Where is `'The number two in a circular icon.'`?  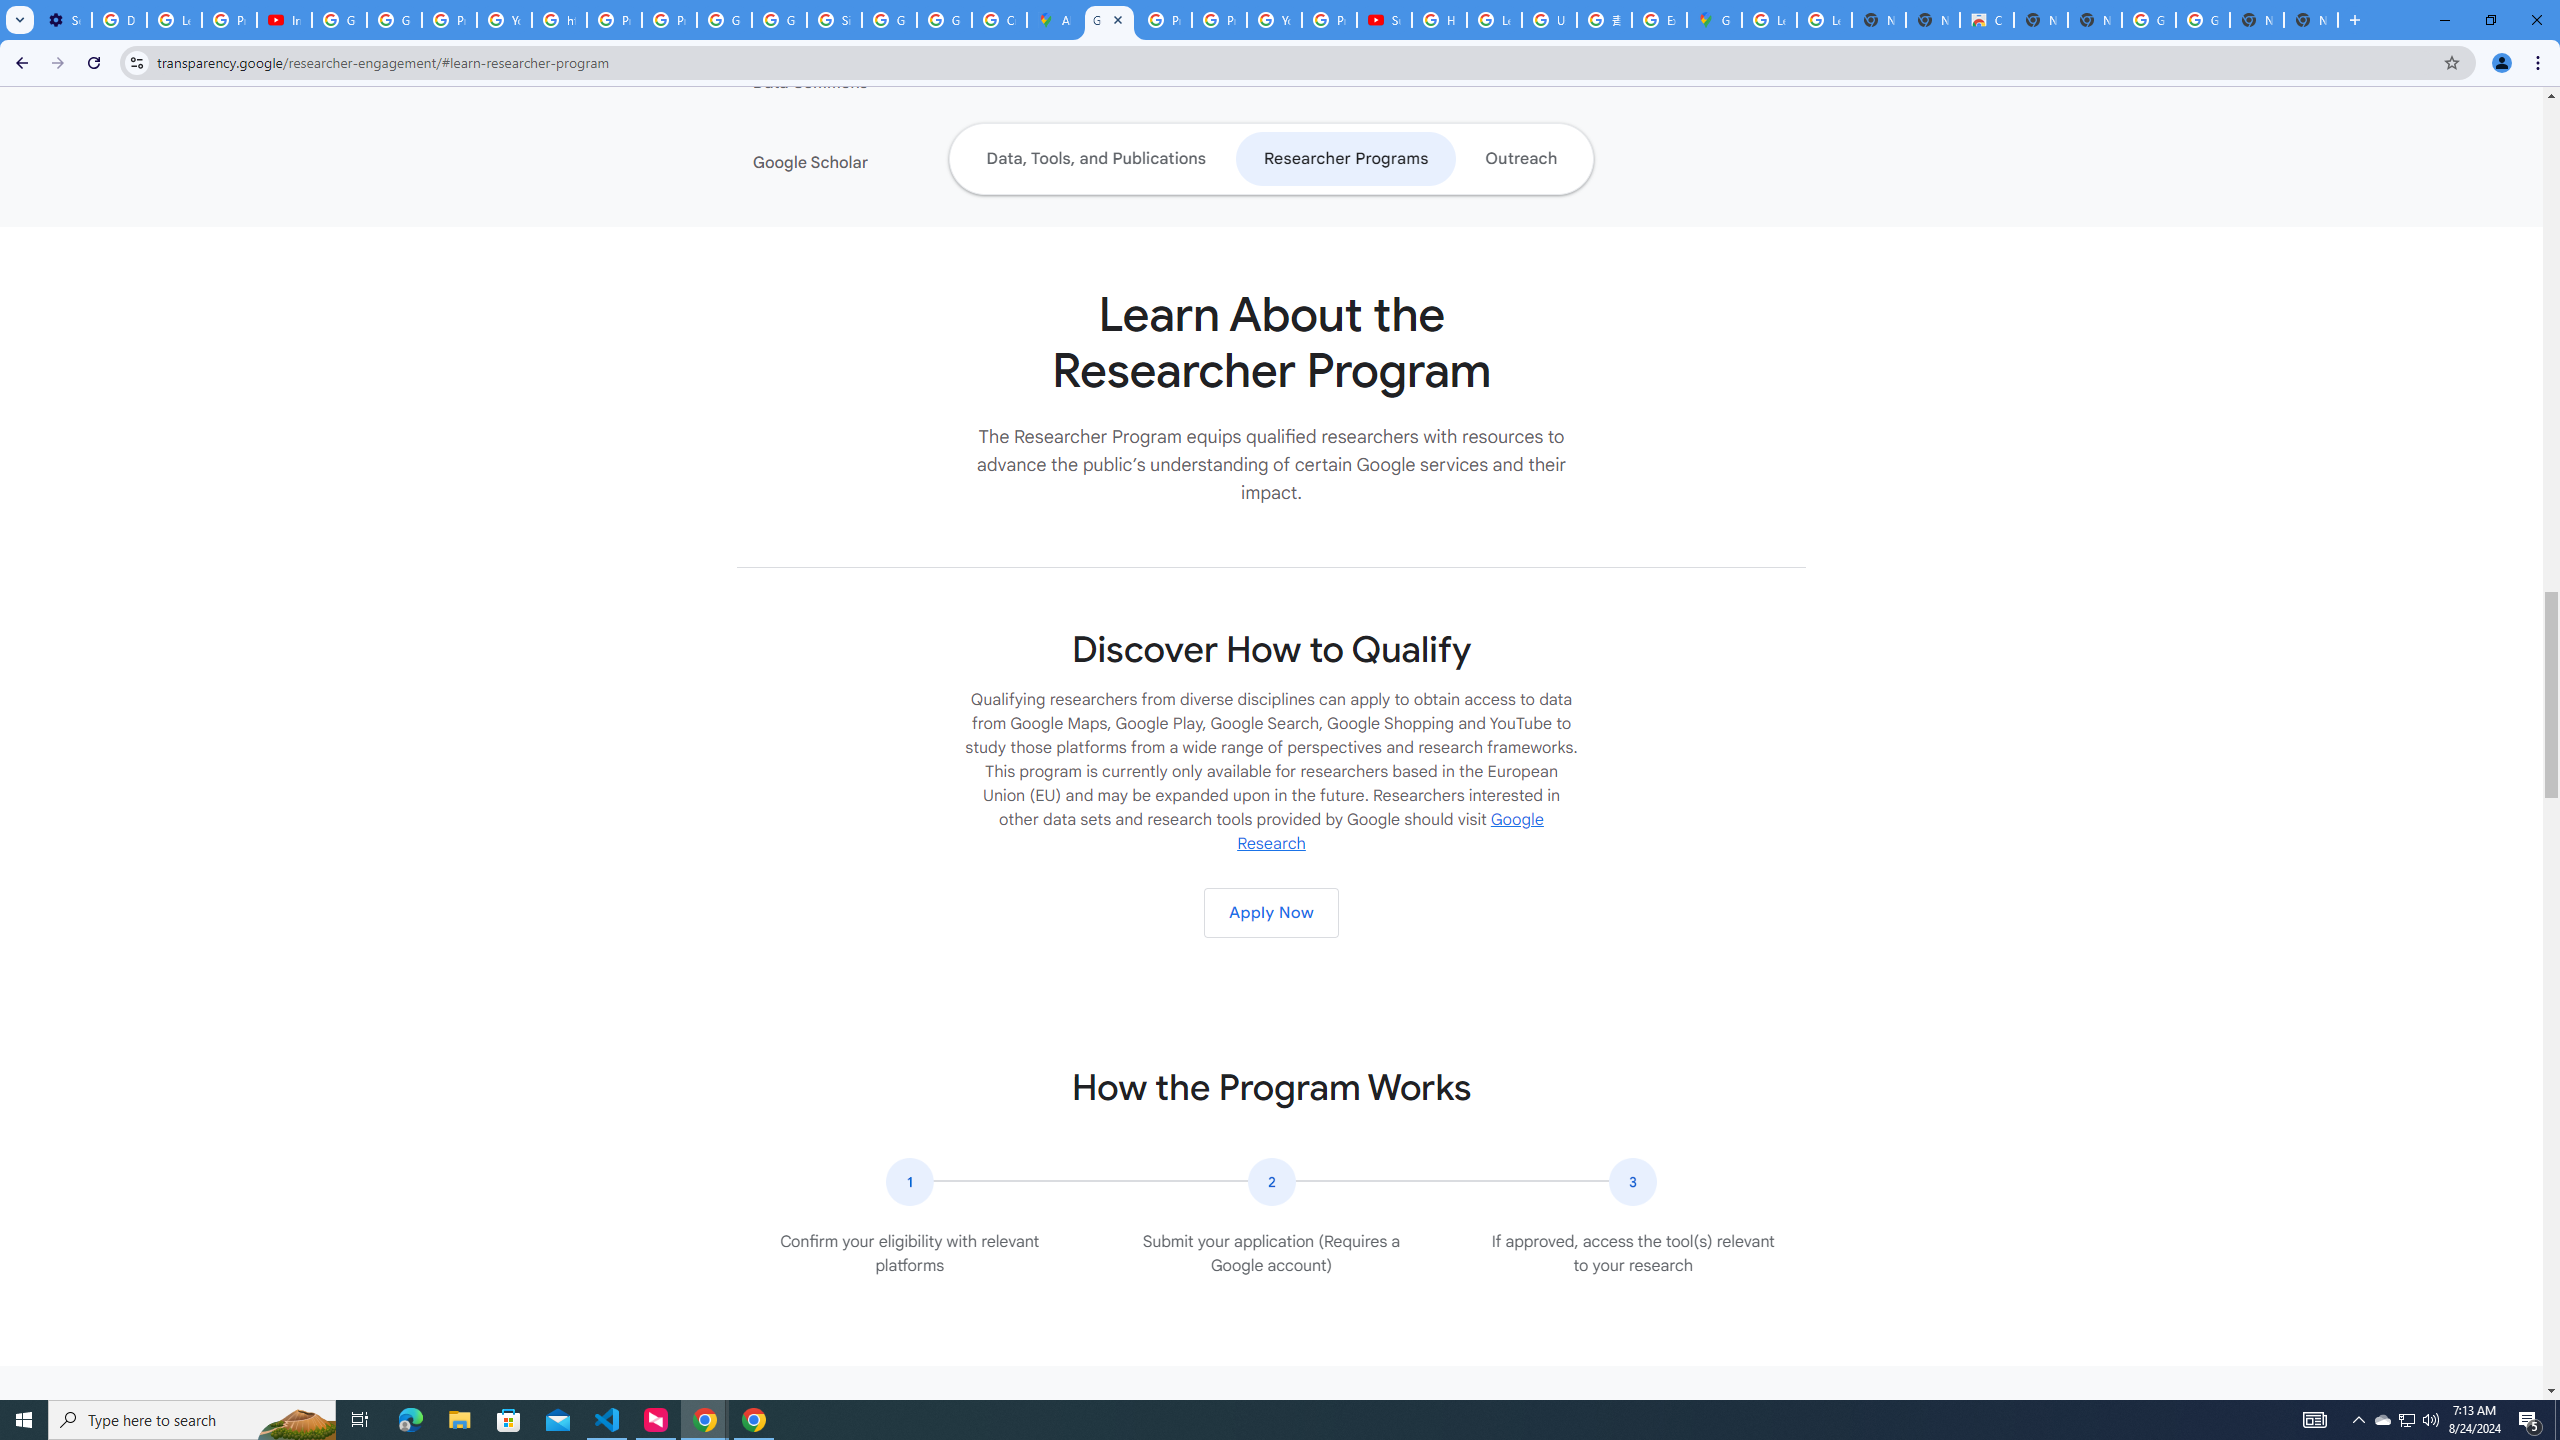 'The number two in a circular icon.' is located at coordinates (1271, 1182).